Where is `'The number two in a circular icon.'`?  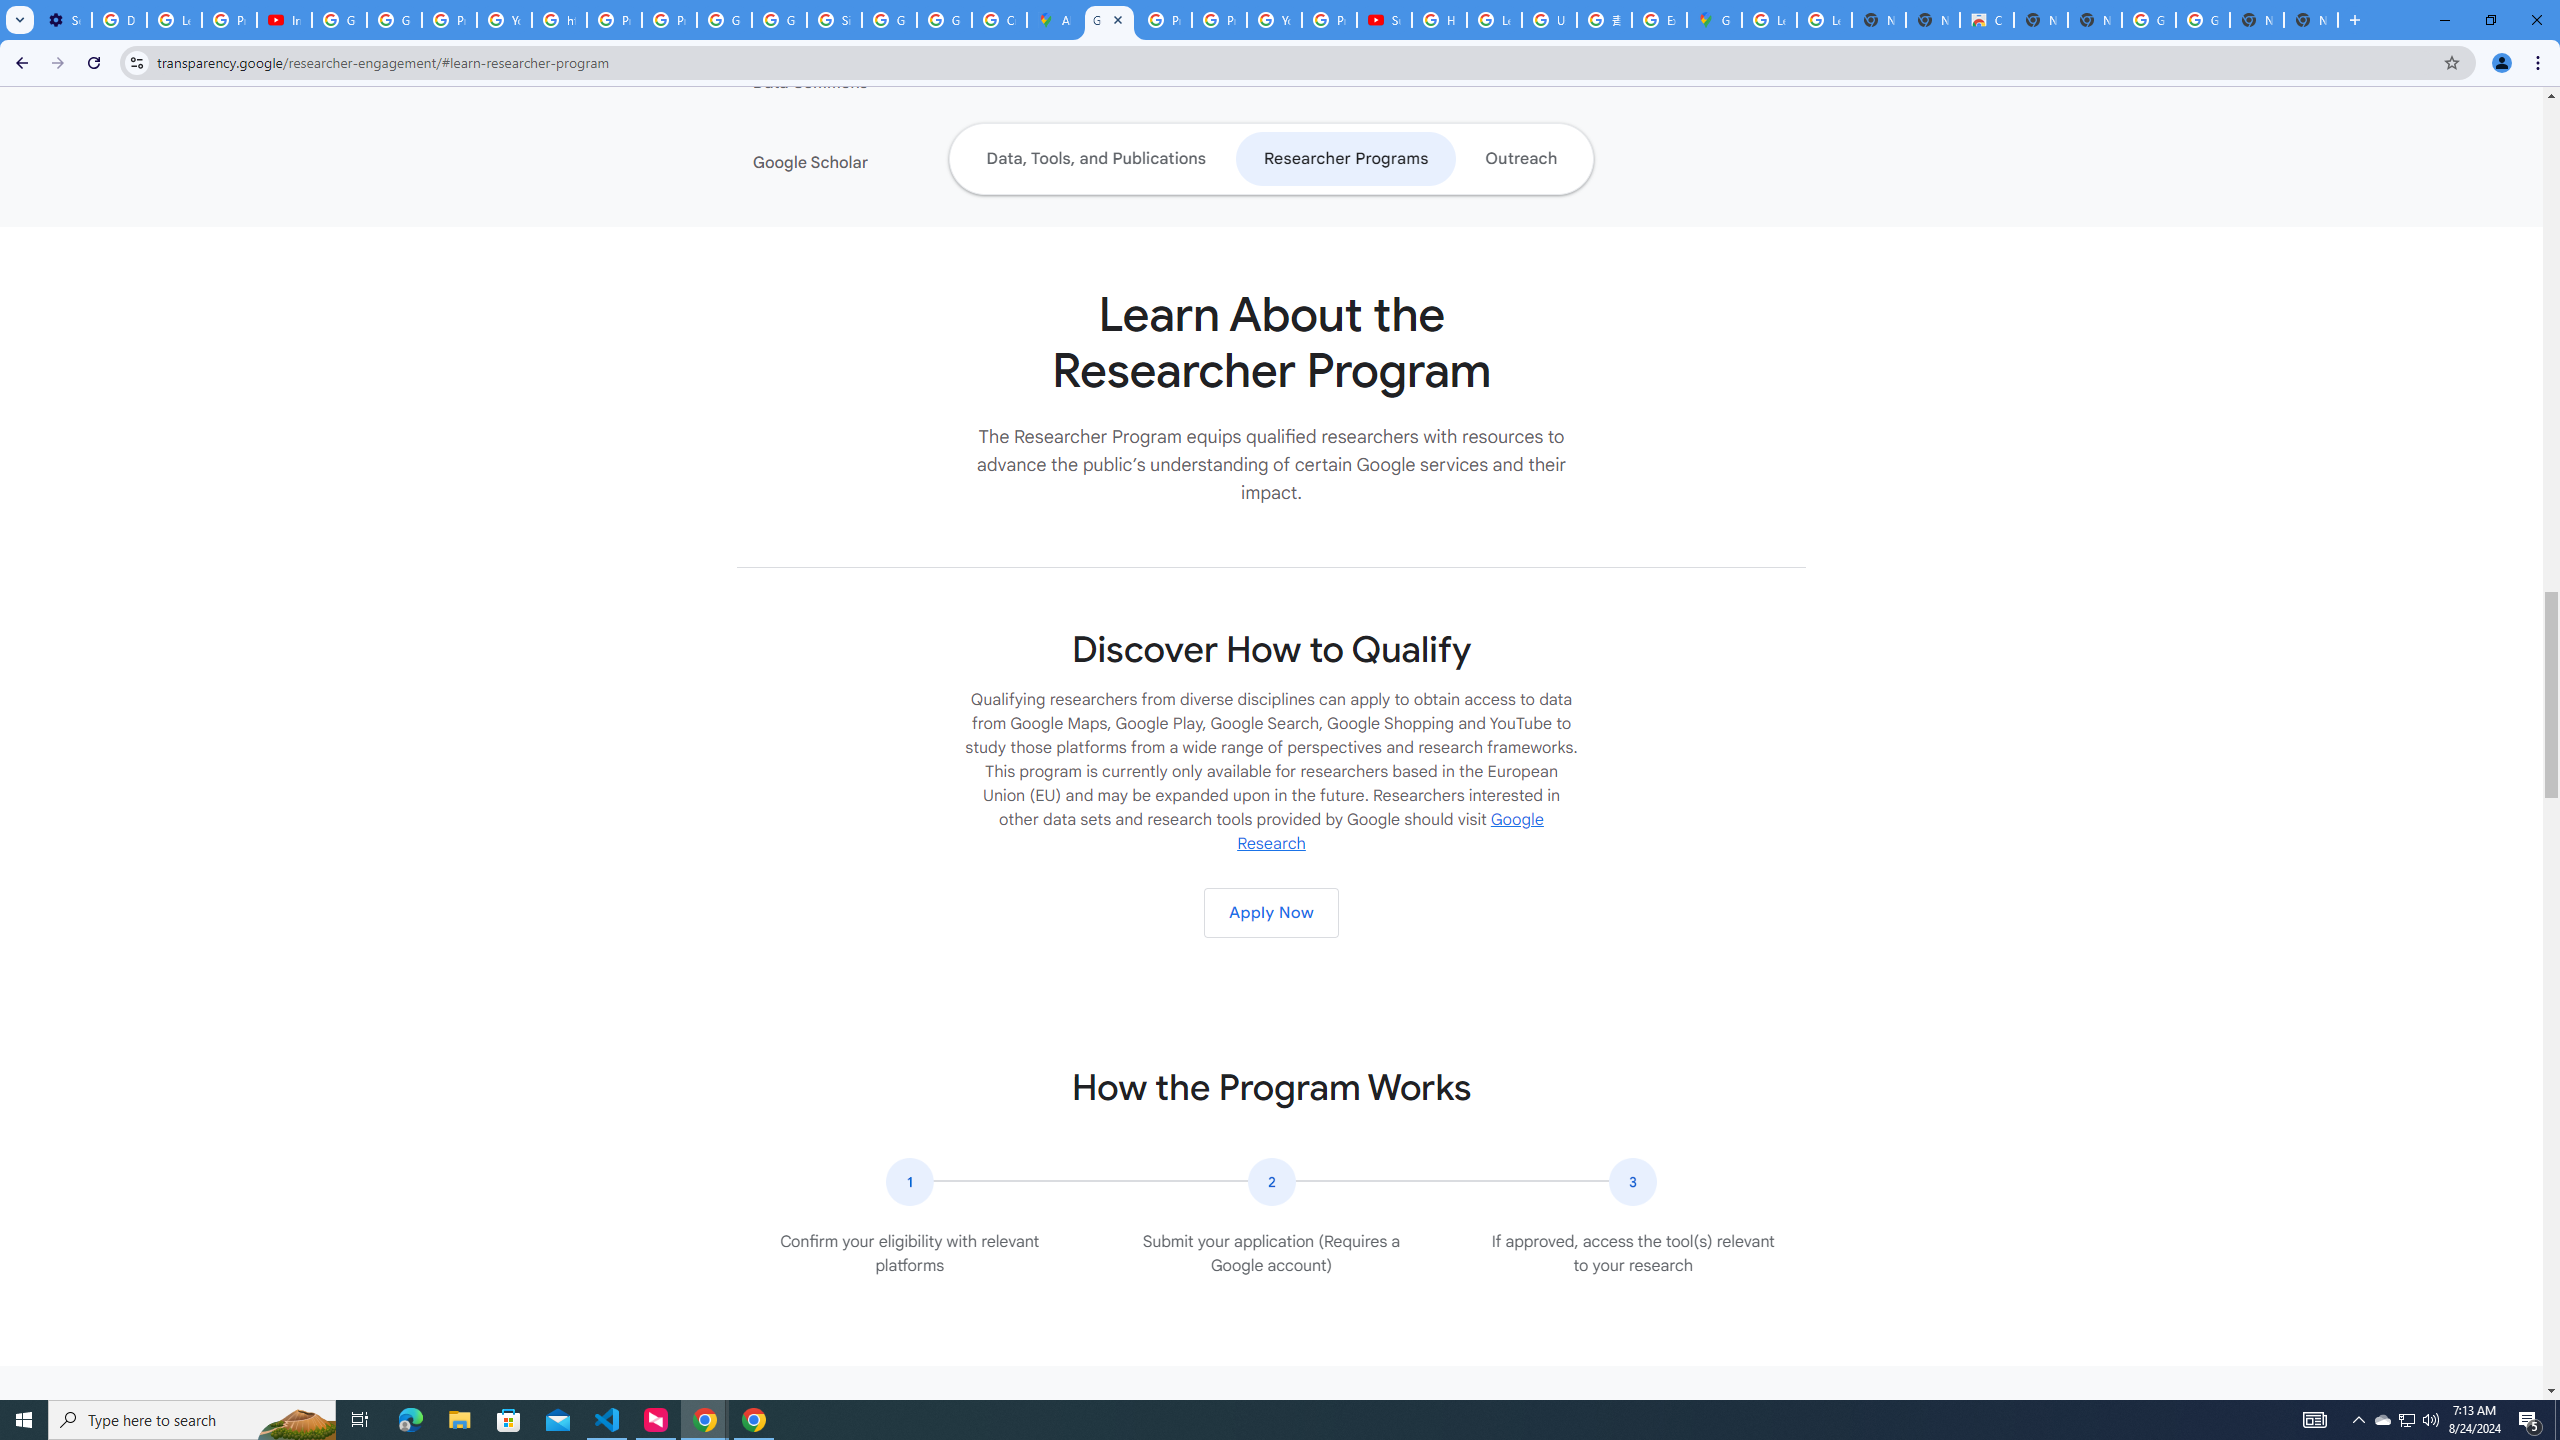 'The number two in a circular icon.' is located at coordinates (1271, 1182).